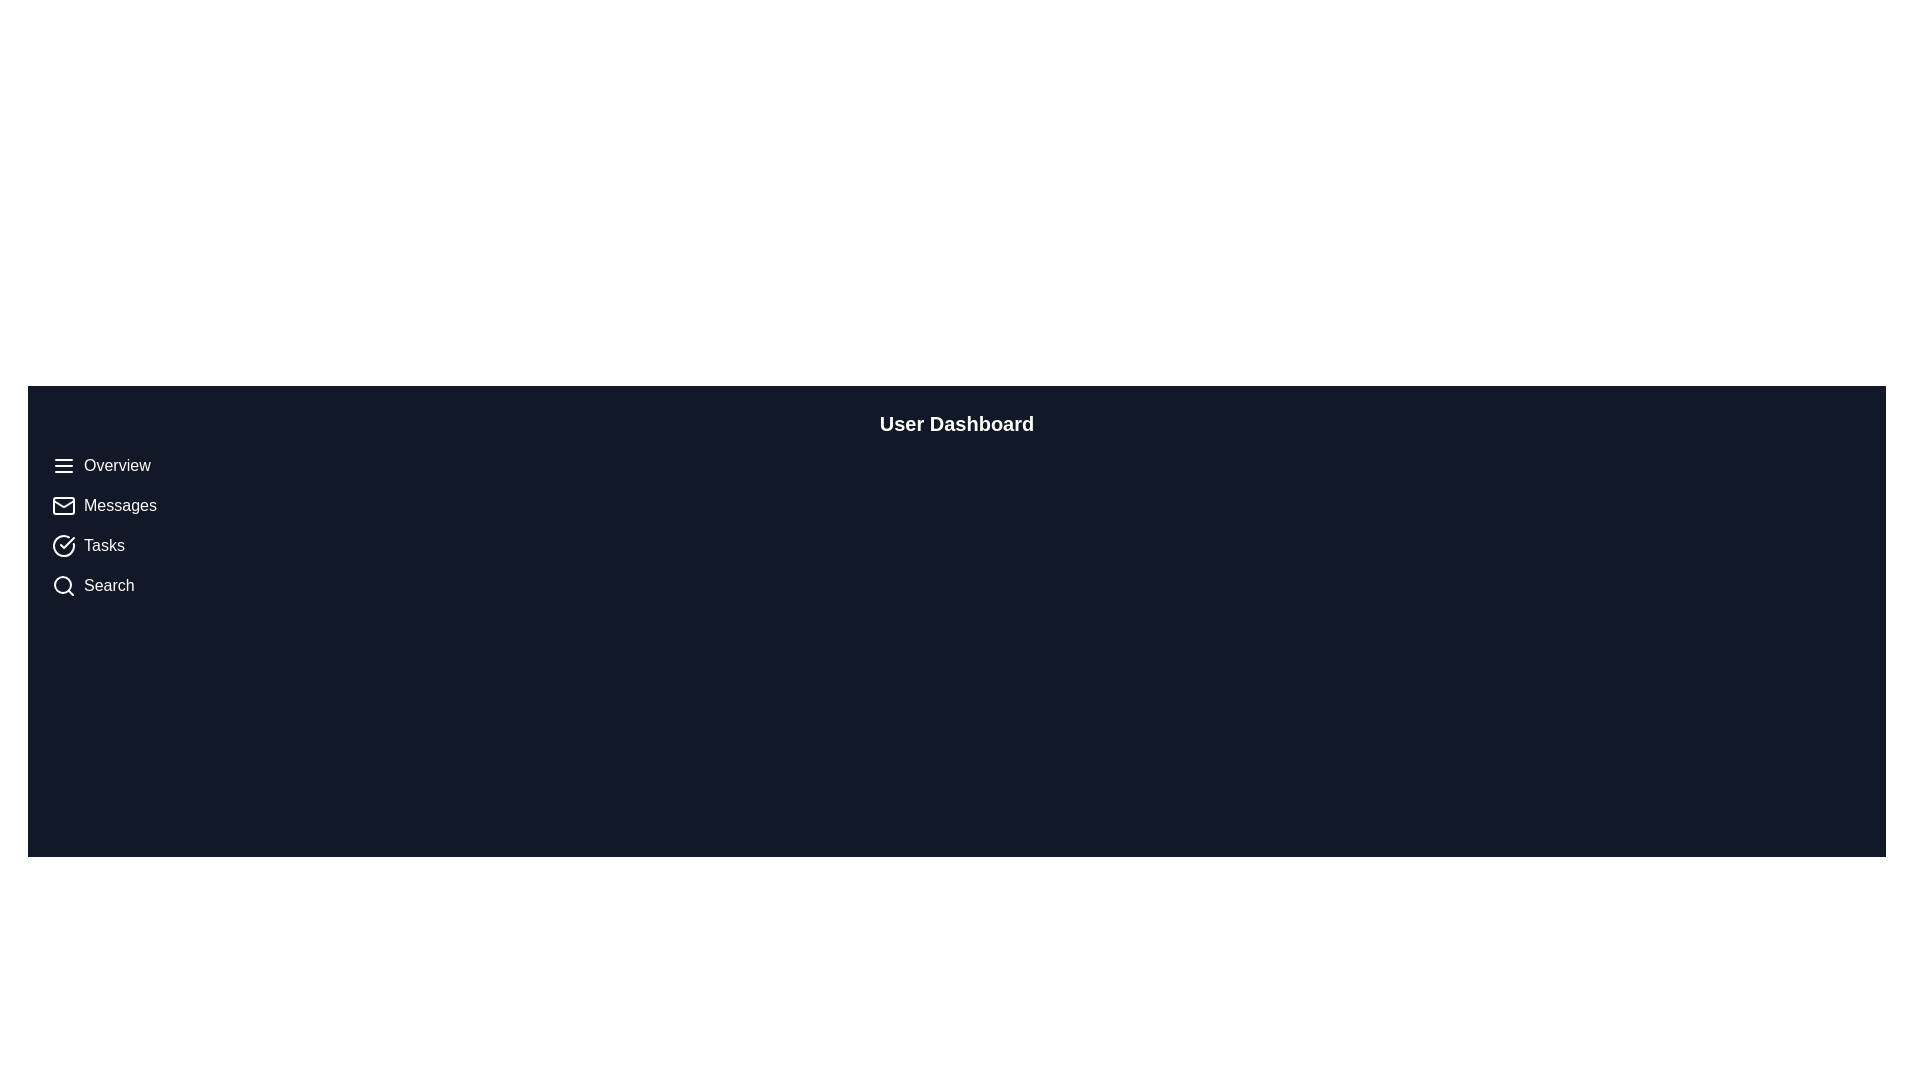  I want to click on the first icon representing the 'Messages' function located on the left navigation panel, positioned below the 'Overview' entry and above the 'Tasks' entry, so click(63, 504).